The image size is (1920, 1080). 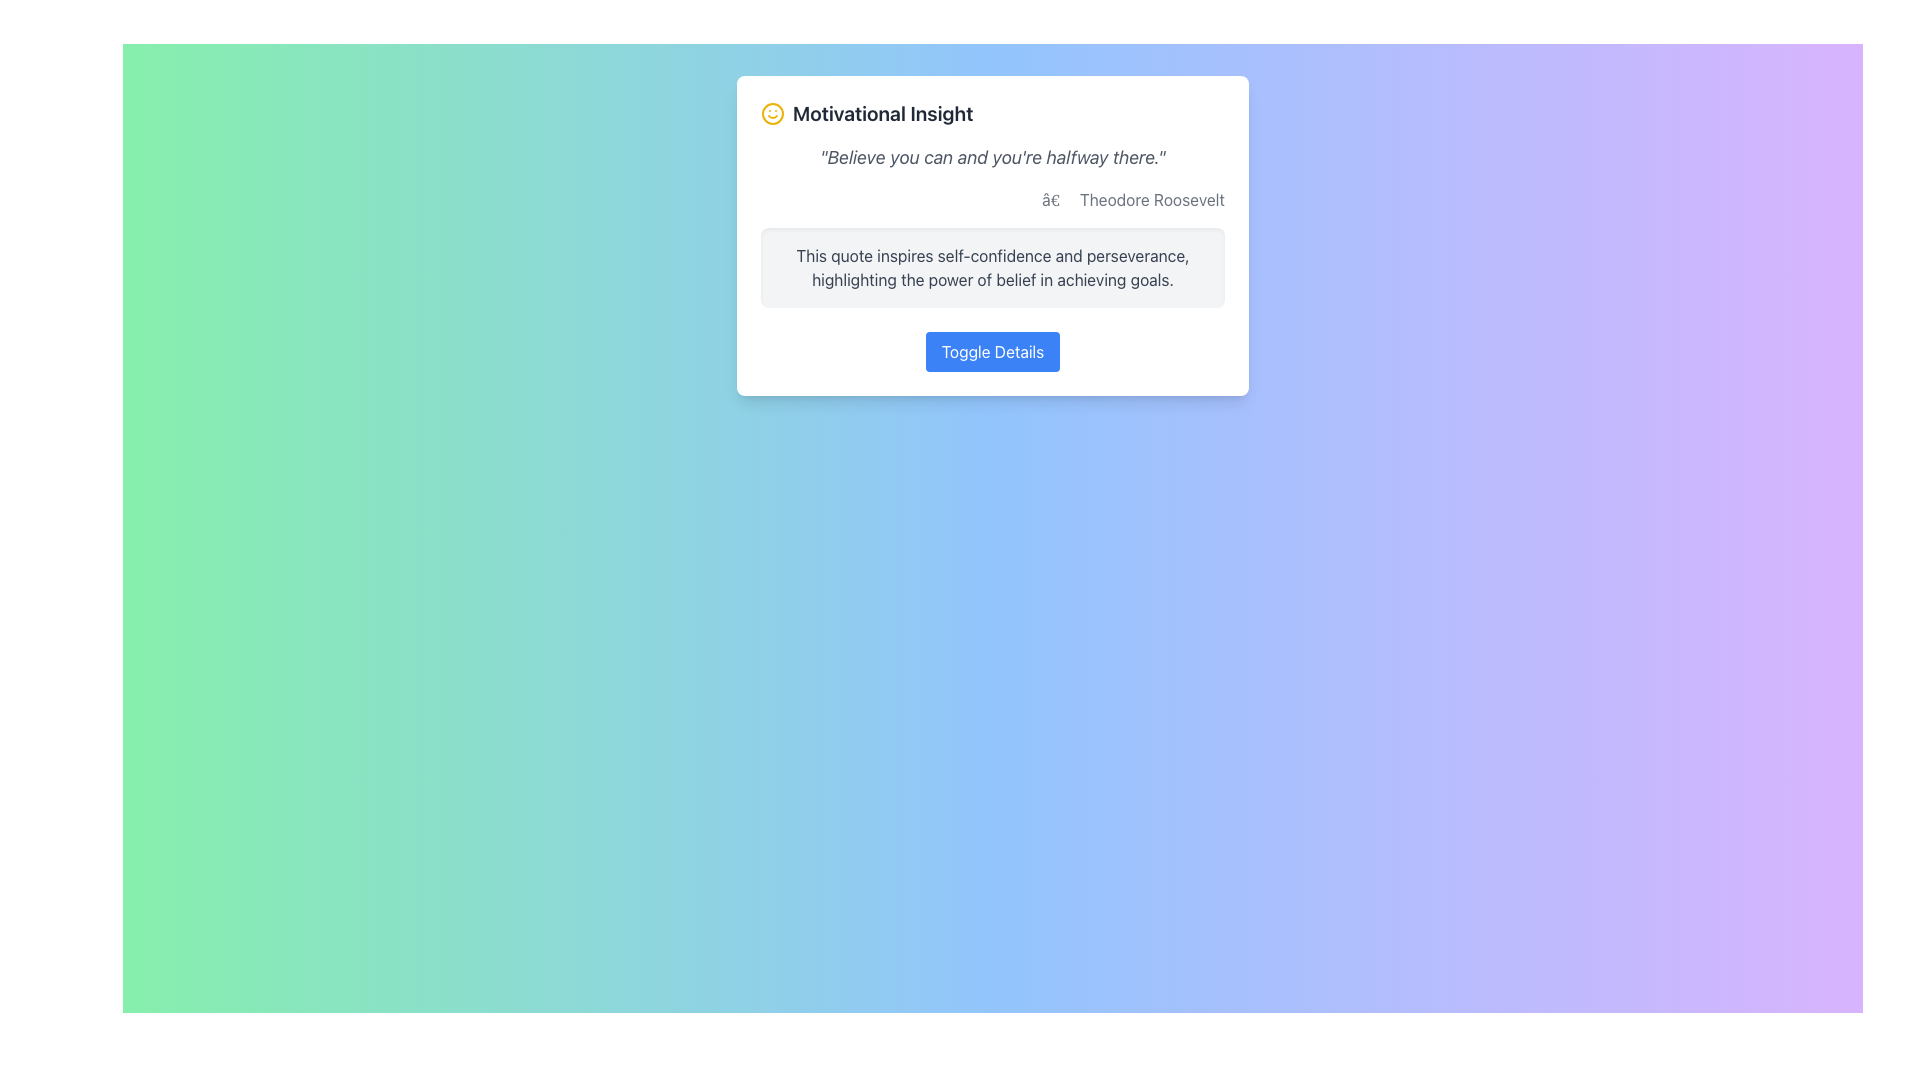 What do you see at coordinates (771, 114) in the screenshot?
I see `the decorative SVG icon located at the top left of the 'Motivational Insight' card, which precedes the heading text 'Motivational Insight'` at bounding box center [771, 114].